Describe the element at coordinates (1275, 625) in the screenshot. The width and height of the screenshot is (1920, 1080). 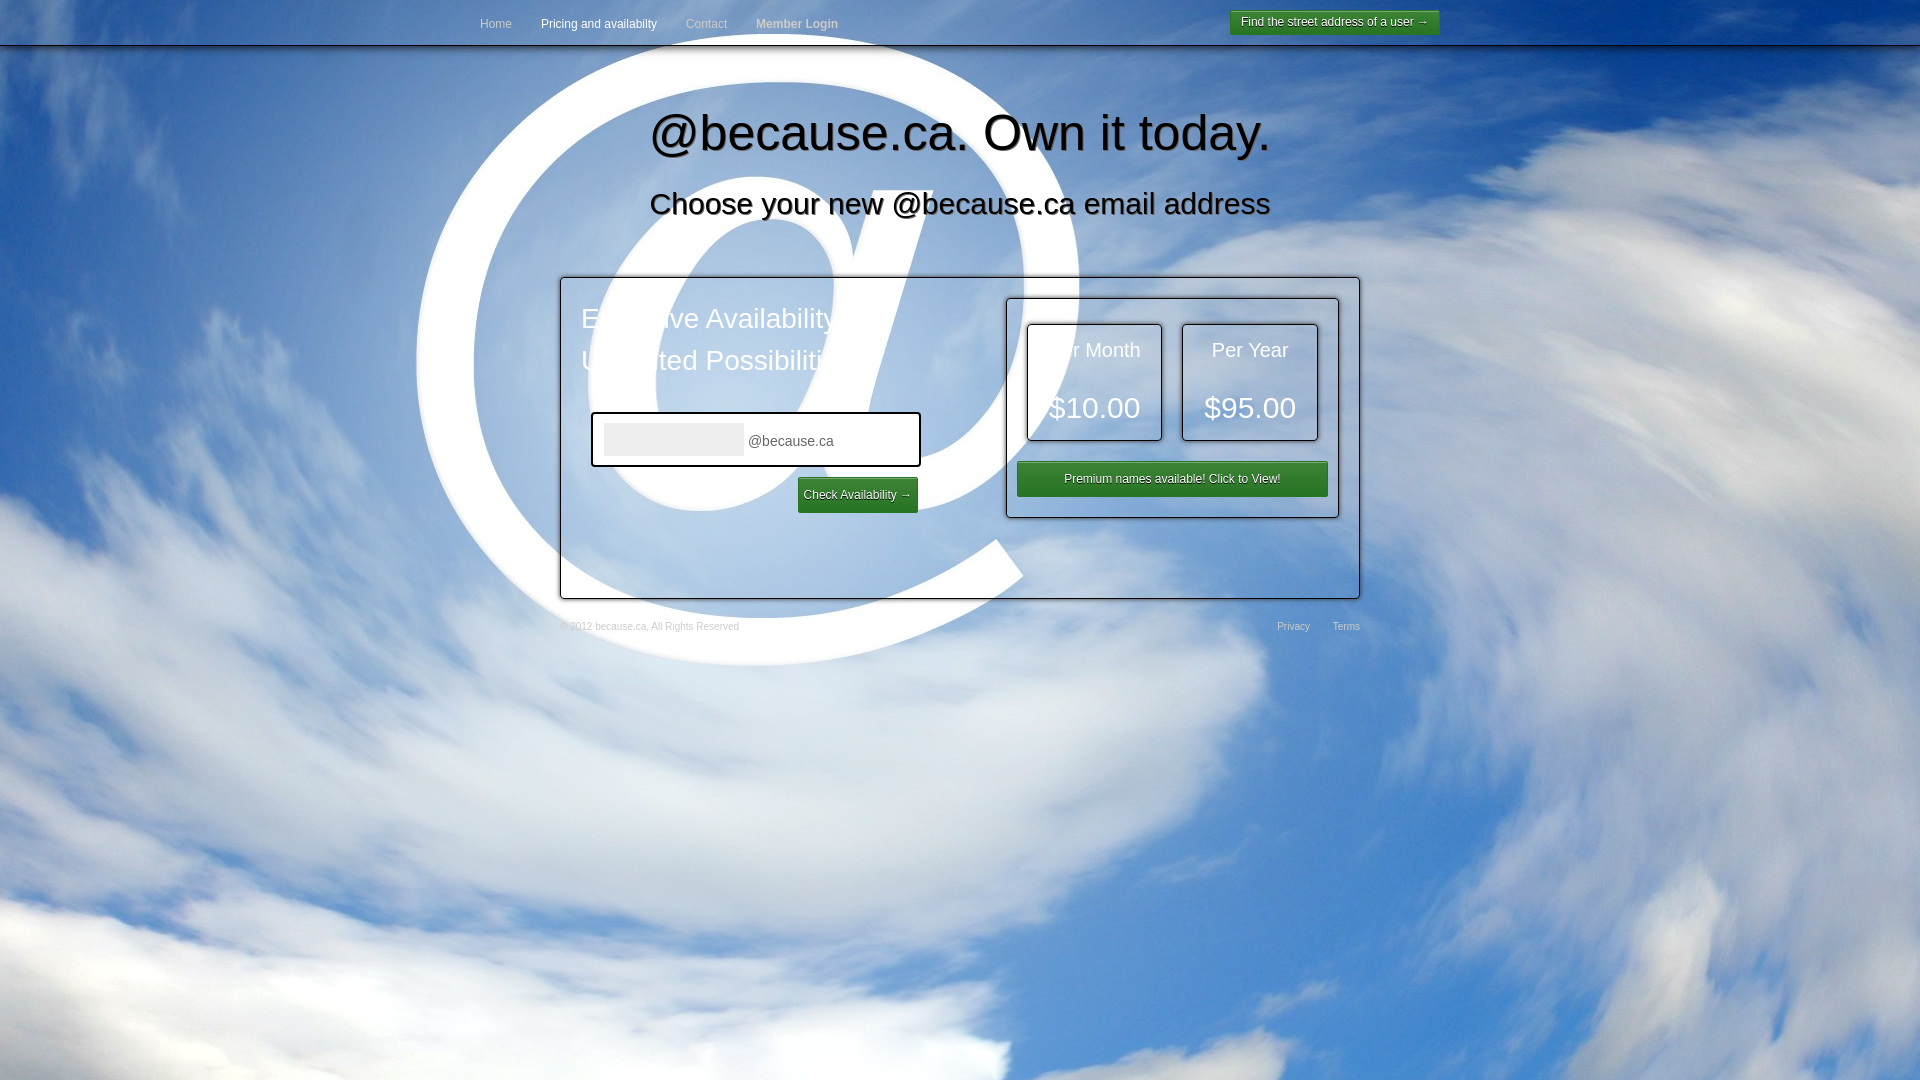
I see `'Privacy'` at that location.